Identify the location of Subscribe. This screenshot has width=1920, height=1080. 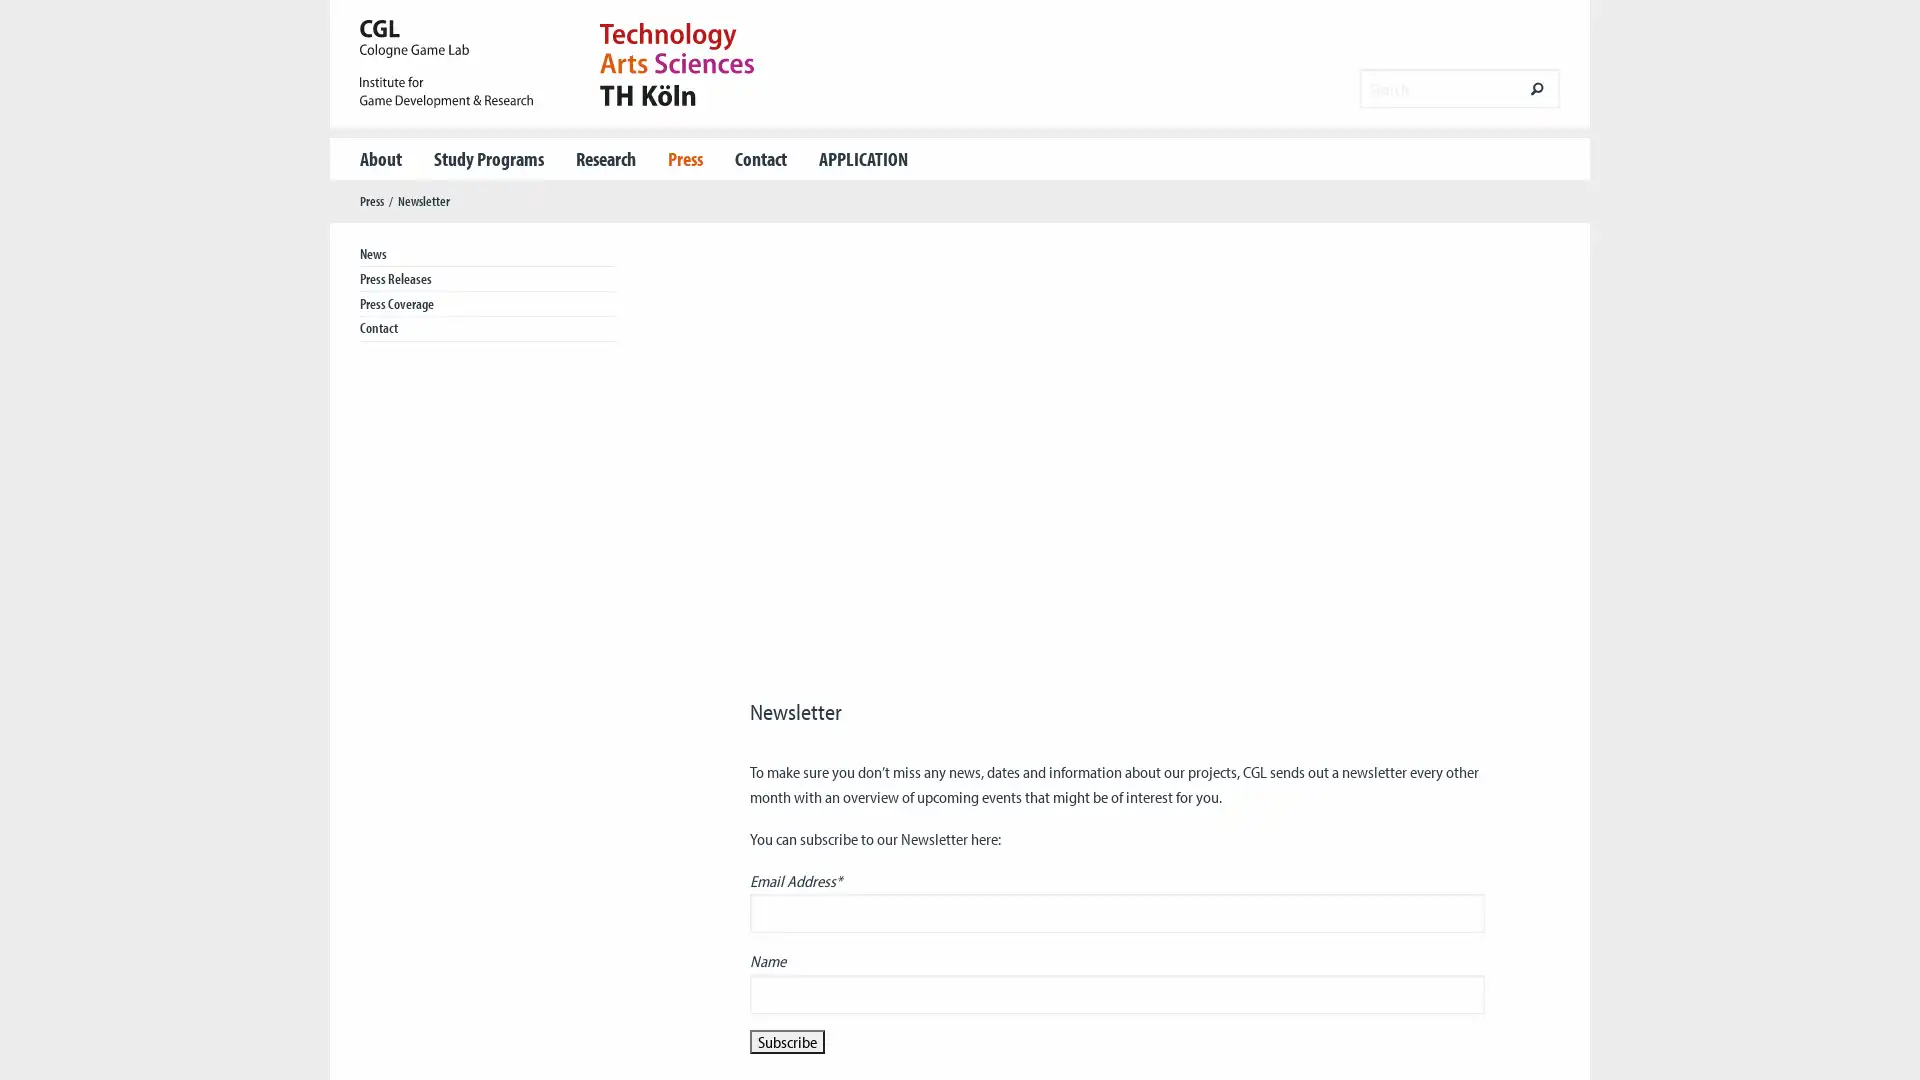
(785, 1040).